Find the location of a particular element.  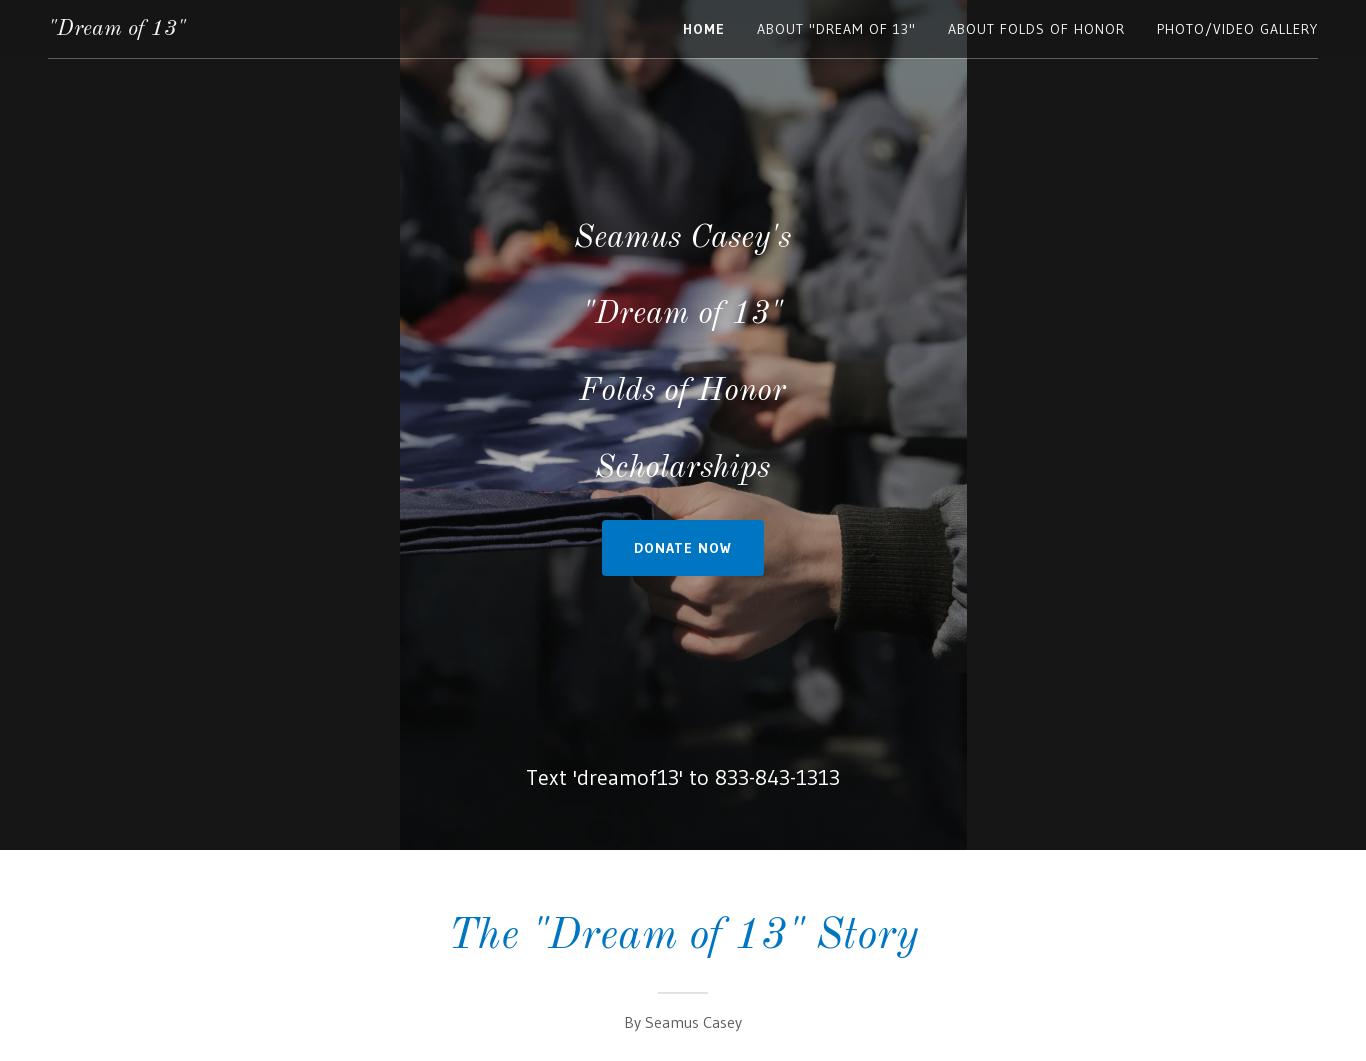

'Text 'dreamof13' to' is located at coordinates (618, 777).